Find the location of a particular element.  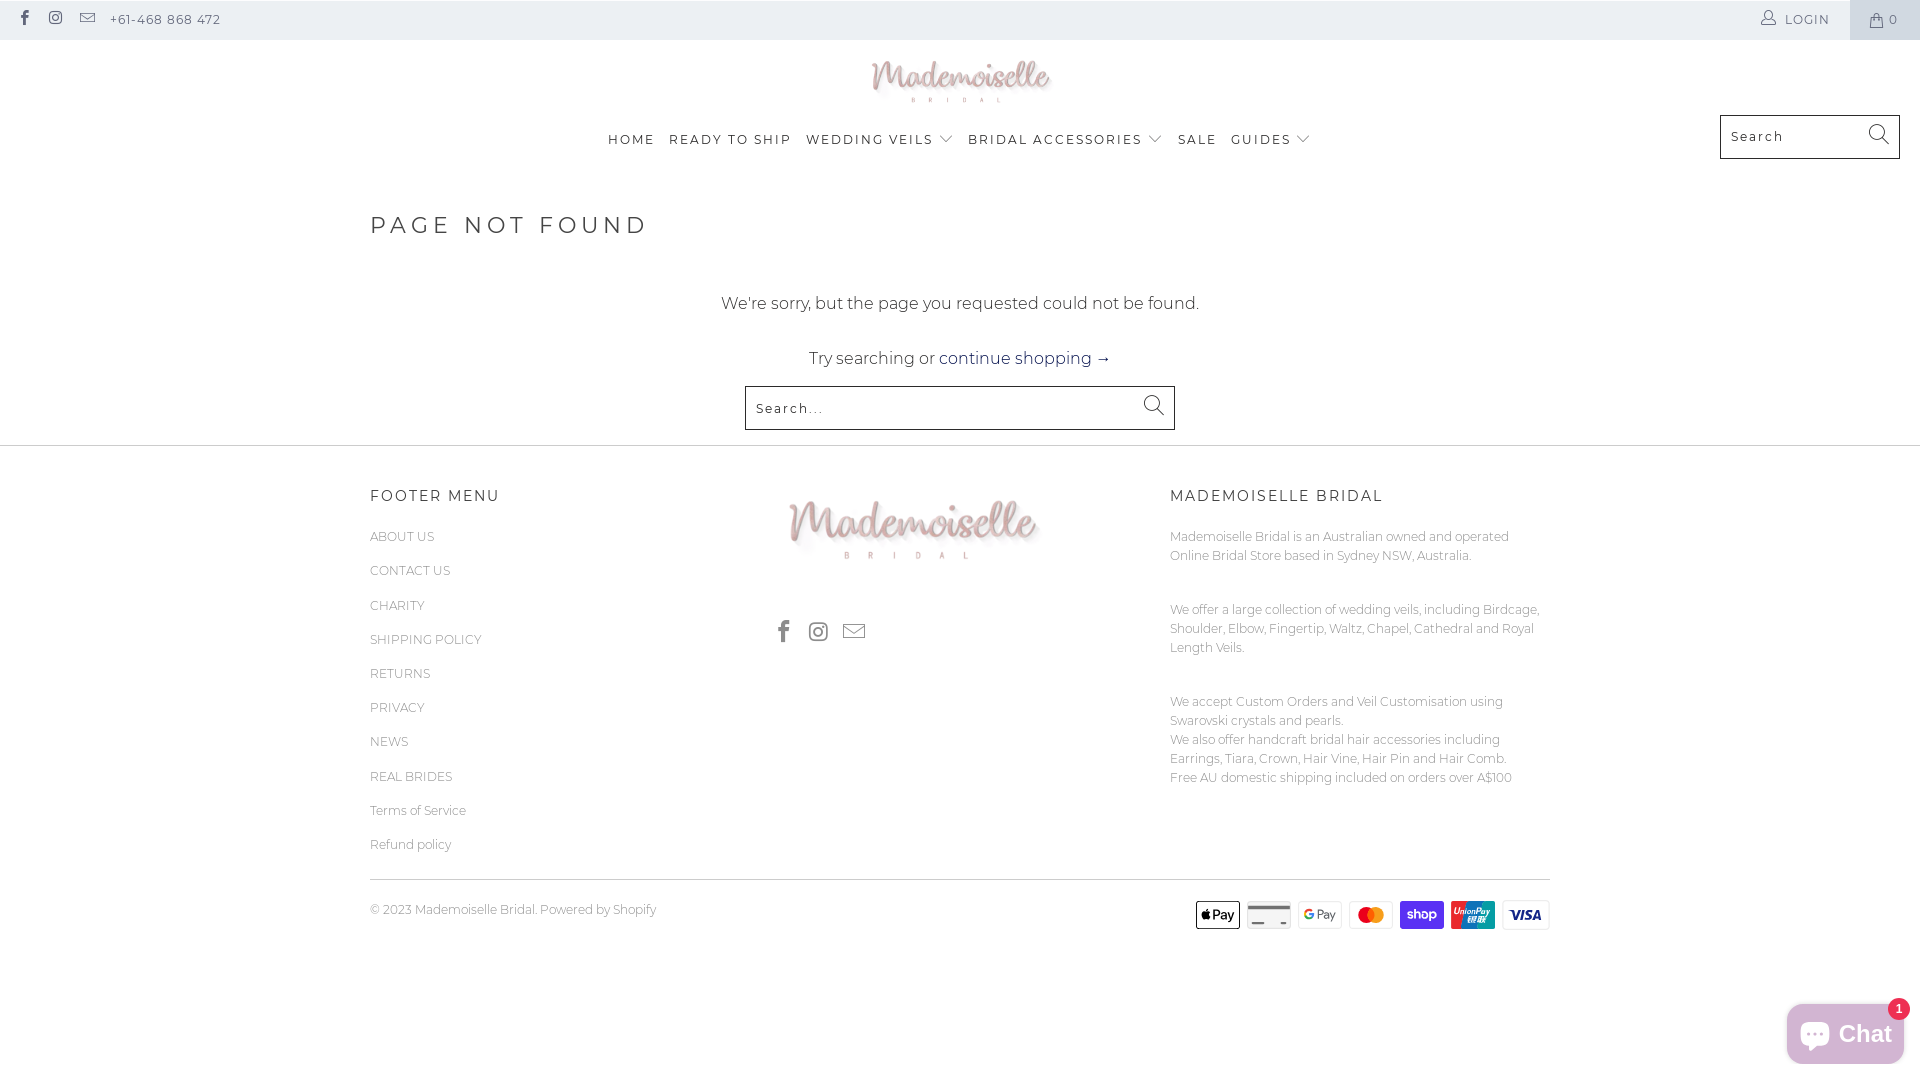

'Powered by Shopify' is located at coordinates (597, 909).